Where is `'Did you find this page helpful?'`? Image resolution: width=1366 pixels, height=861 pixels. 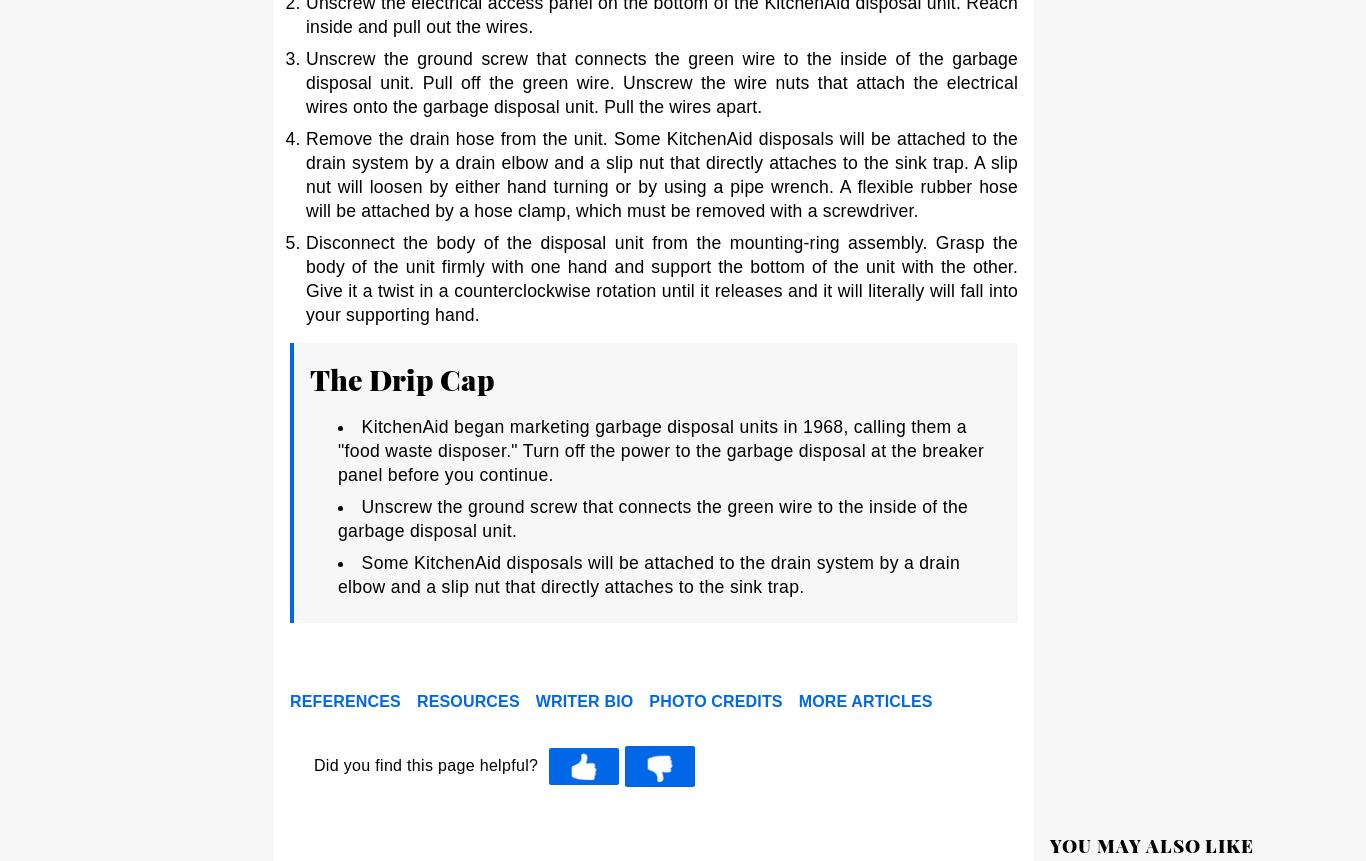 'Did you find this page helpful?' is located at coordinates (425, 765).